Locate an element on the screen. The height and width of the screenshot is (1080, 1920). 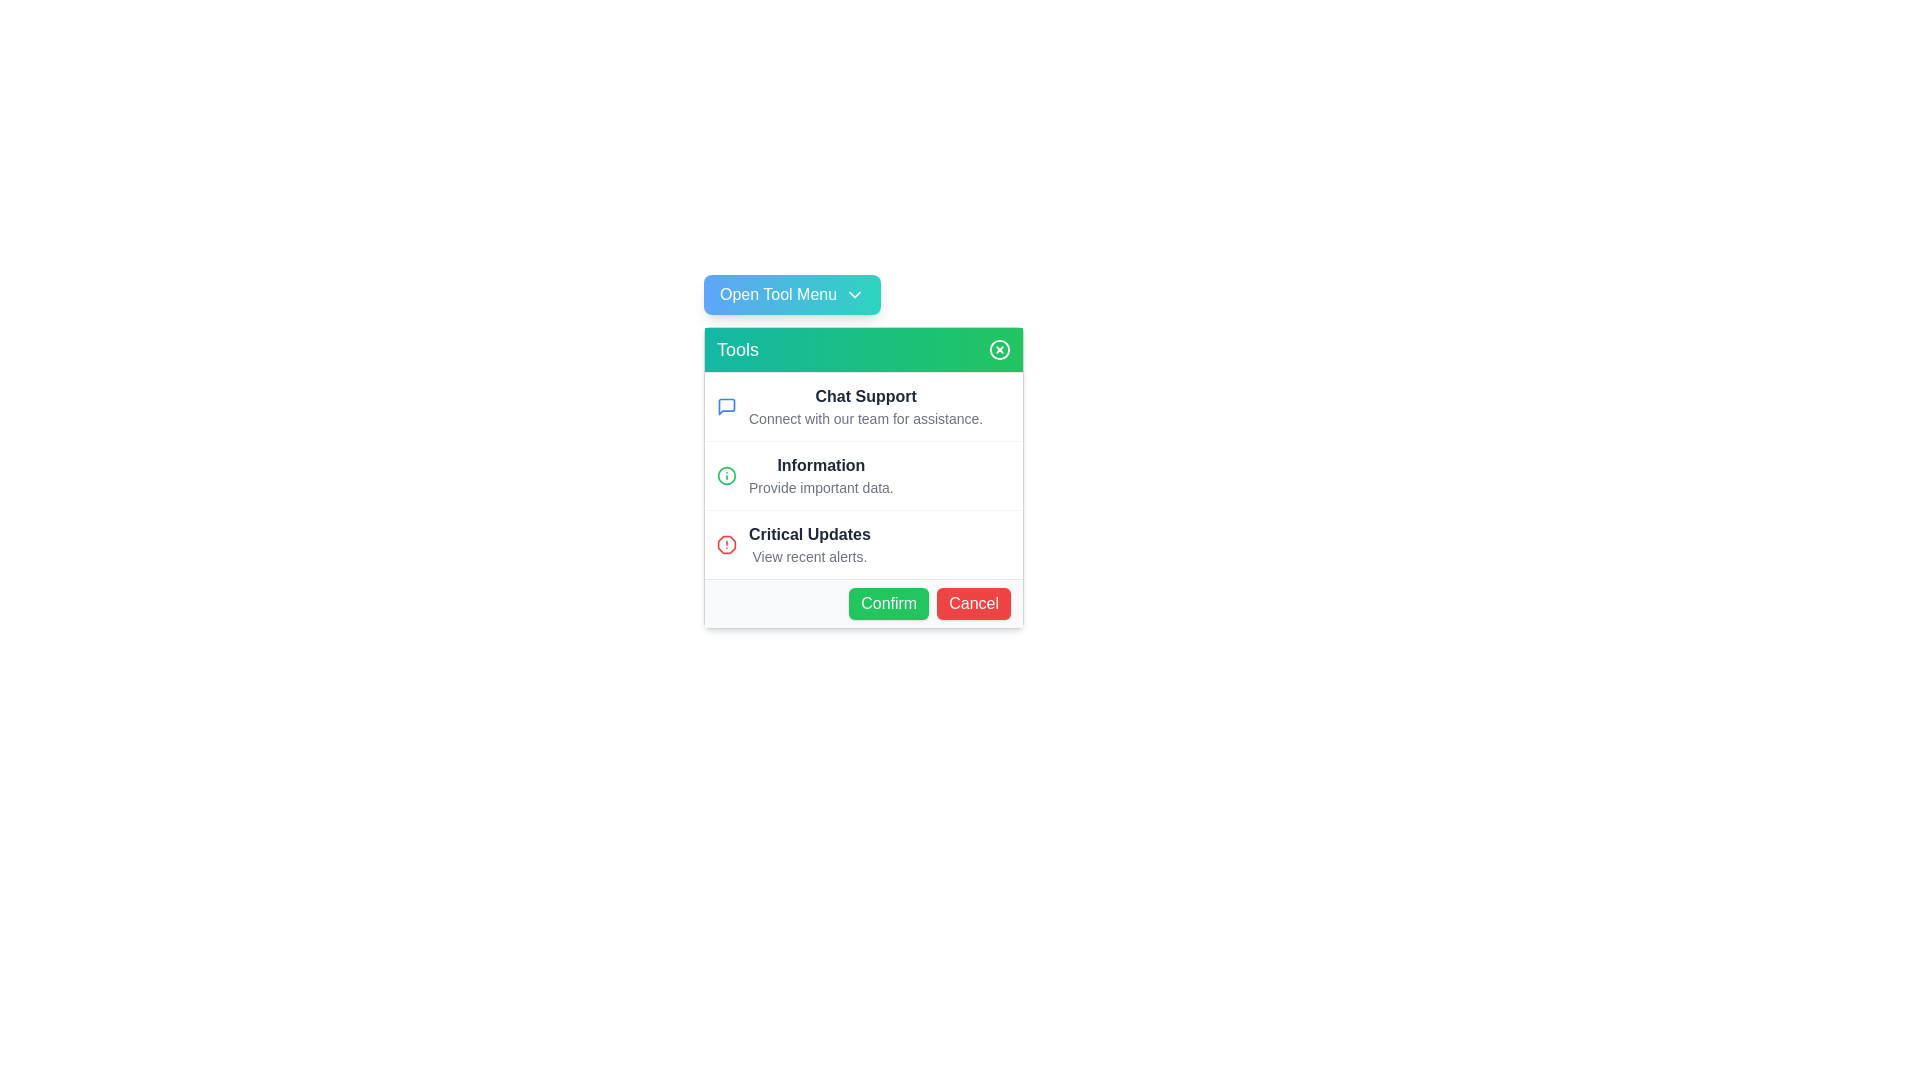
the rectangular button labeled 'Open Tool Menu' with a gradient background transitioning from blue to teal is located at coordinates (864, 294).